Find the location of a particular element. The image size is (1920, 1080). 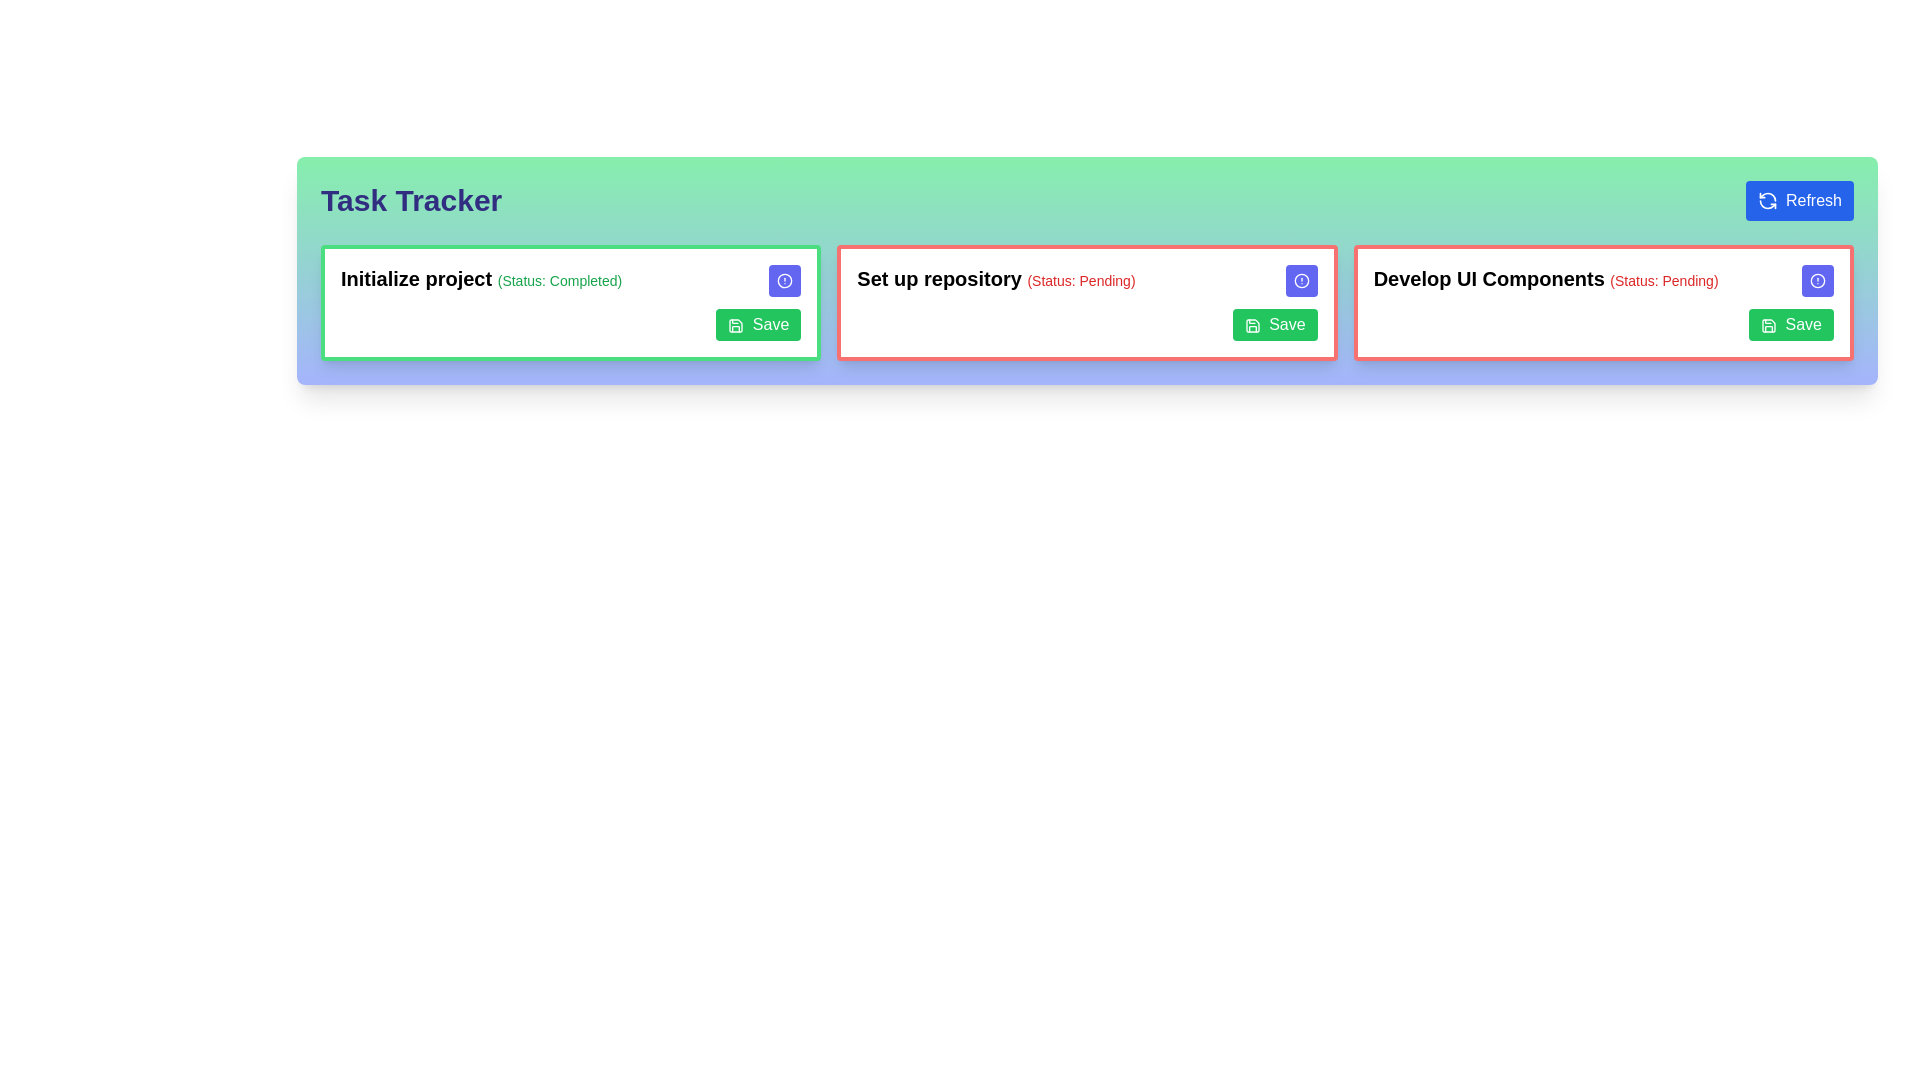

the filled circular element located at the center of the 'Set up repository' task card icon is located at coordinates (1301, 281).